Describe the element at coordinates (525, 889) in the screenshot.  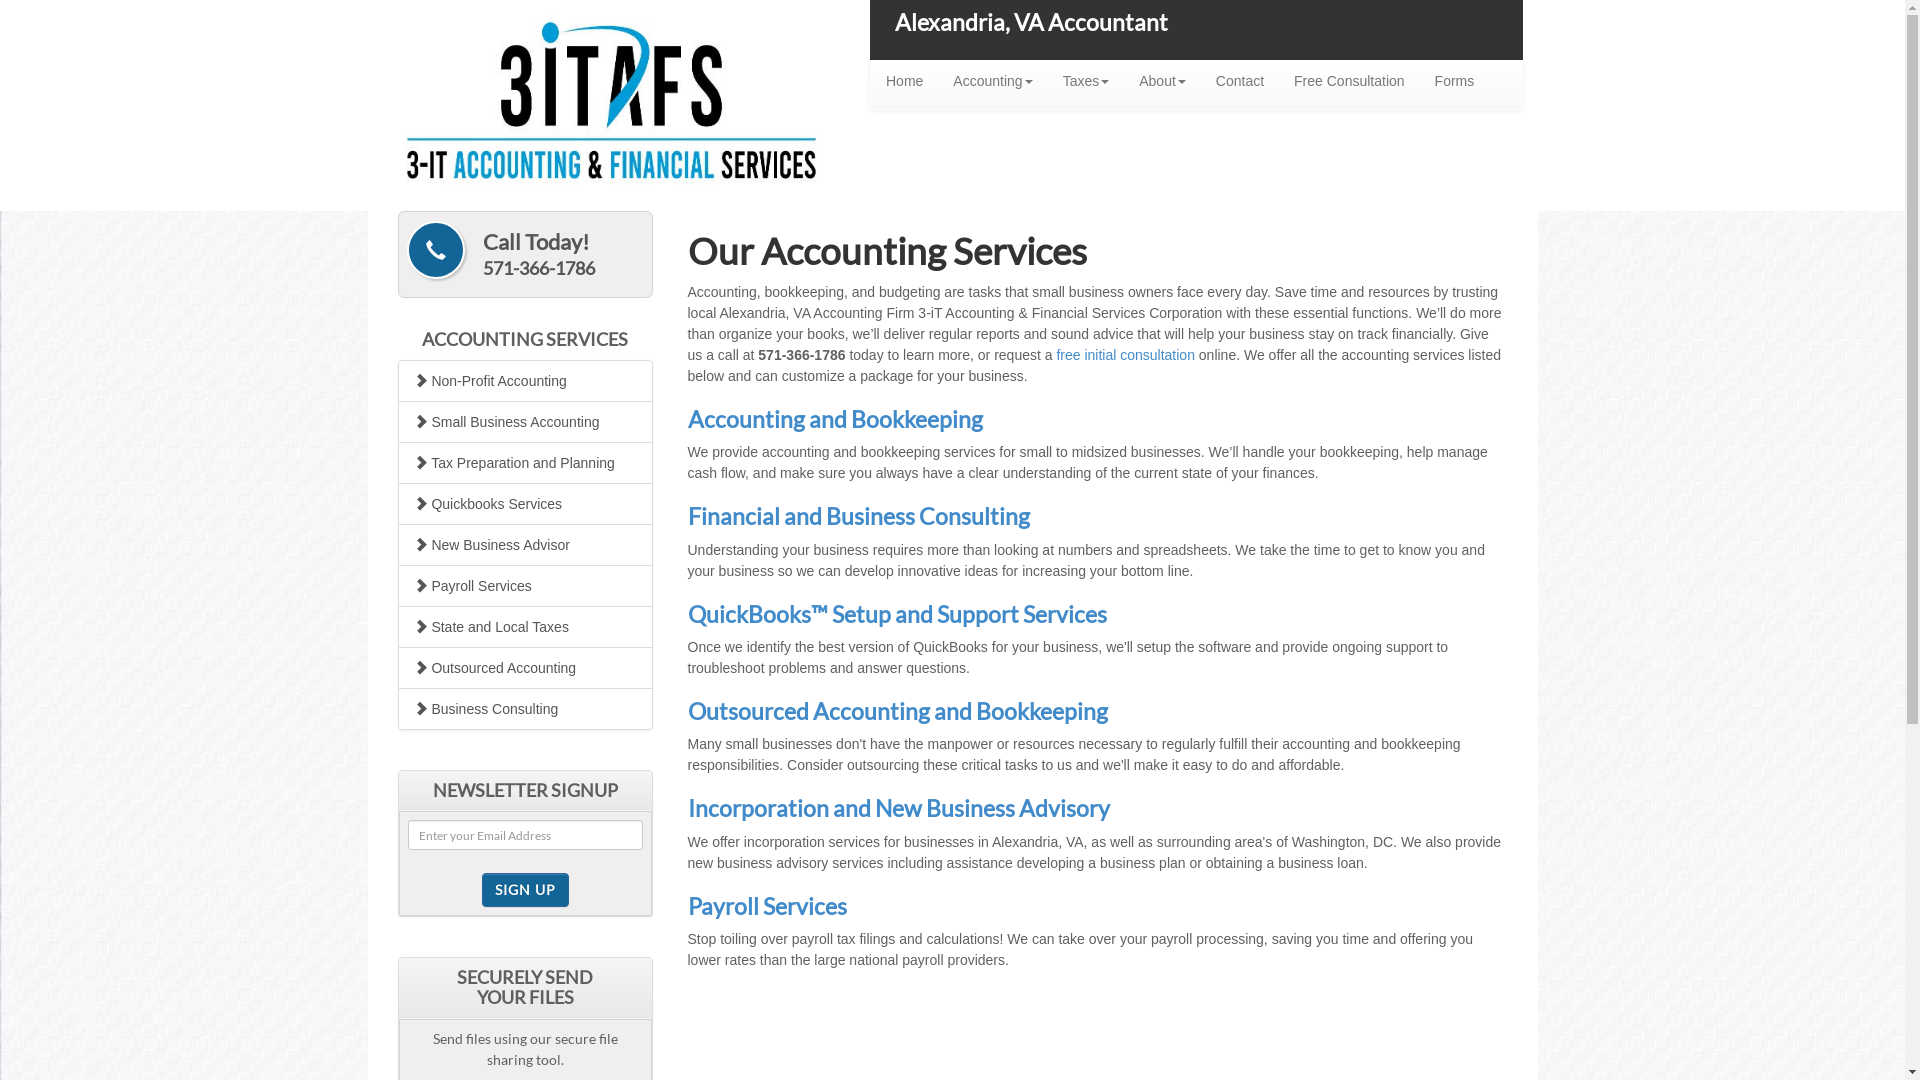
I see `'SIGN UP'` at that location.